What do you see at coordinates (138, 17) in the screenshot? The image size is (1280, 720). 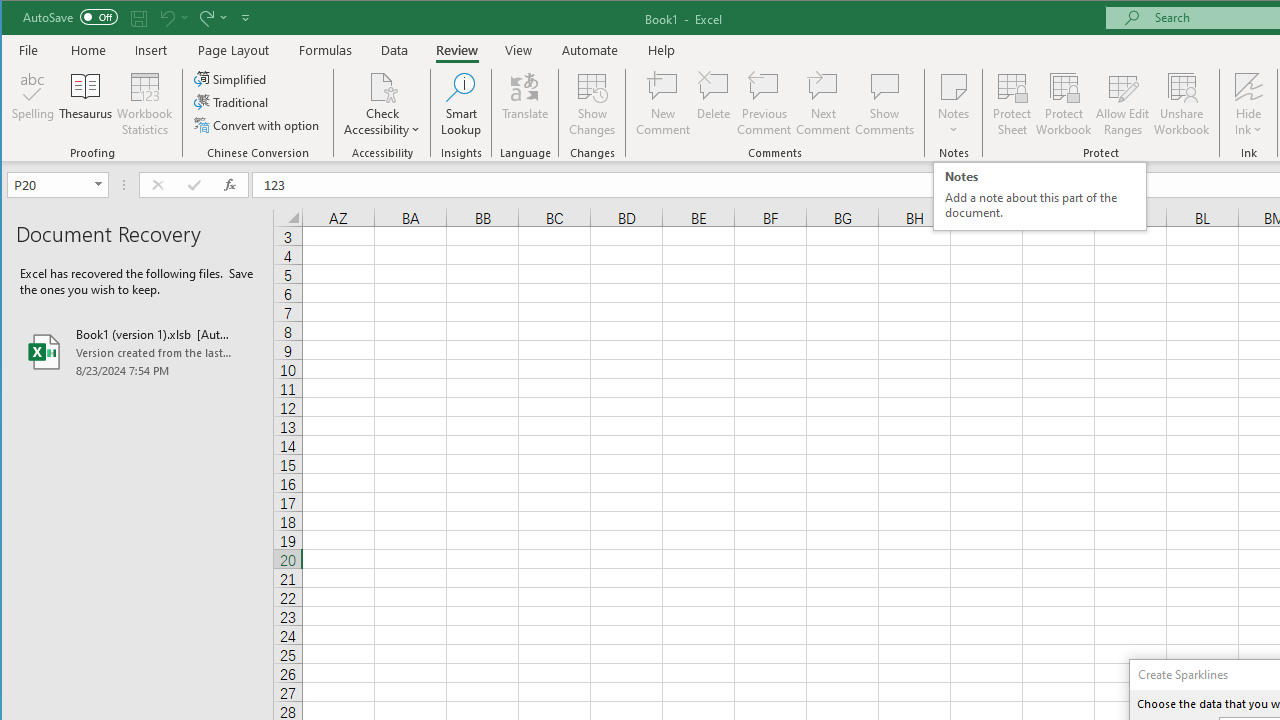 I see `'Save'` at bounding box center [138, 17].